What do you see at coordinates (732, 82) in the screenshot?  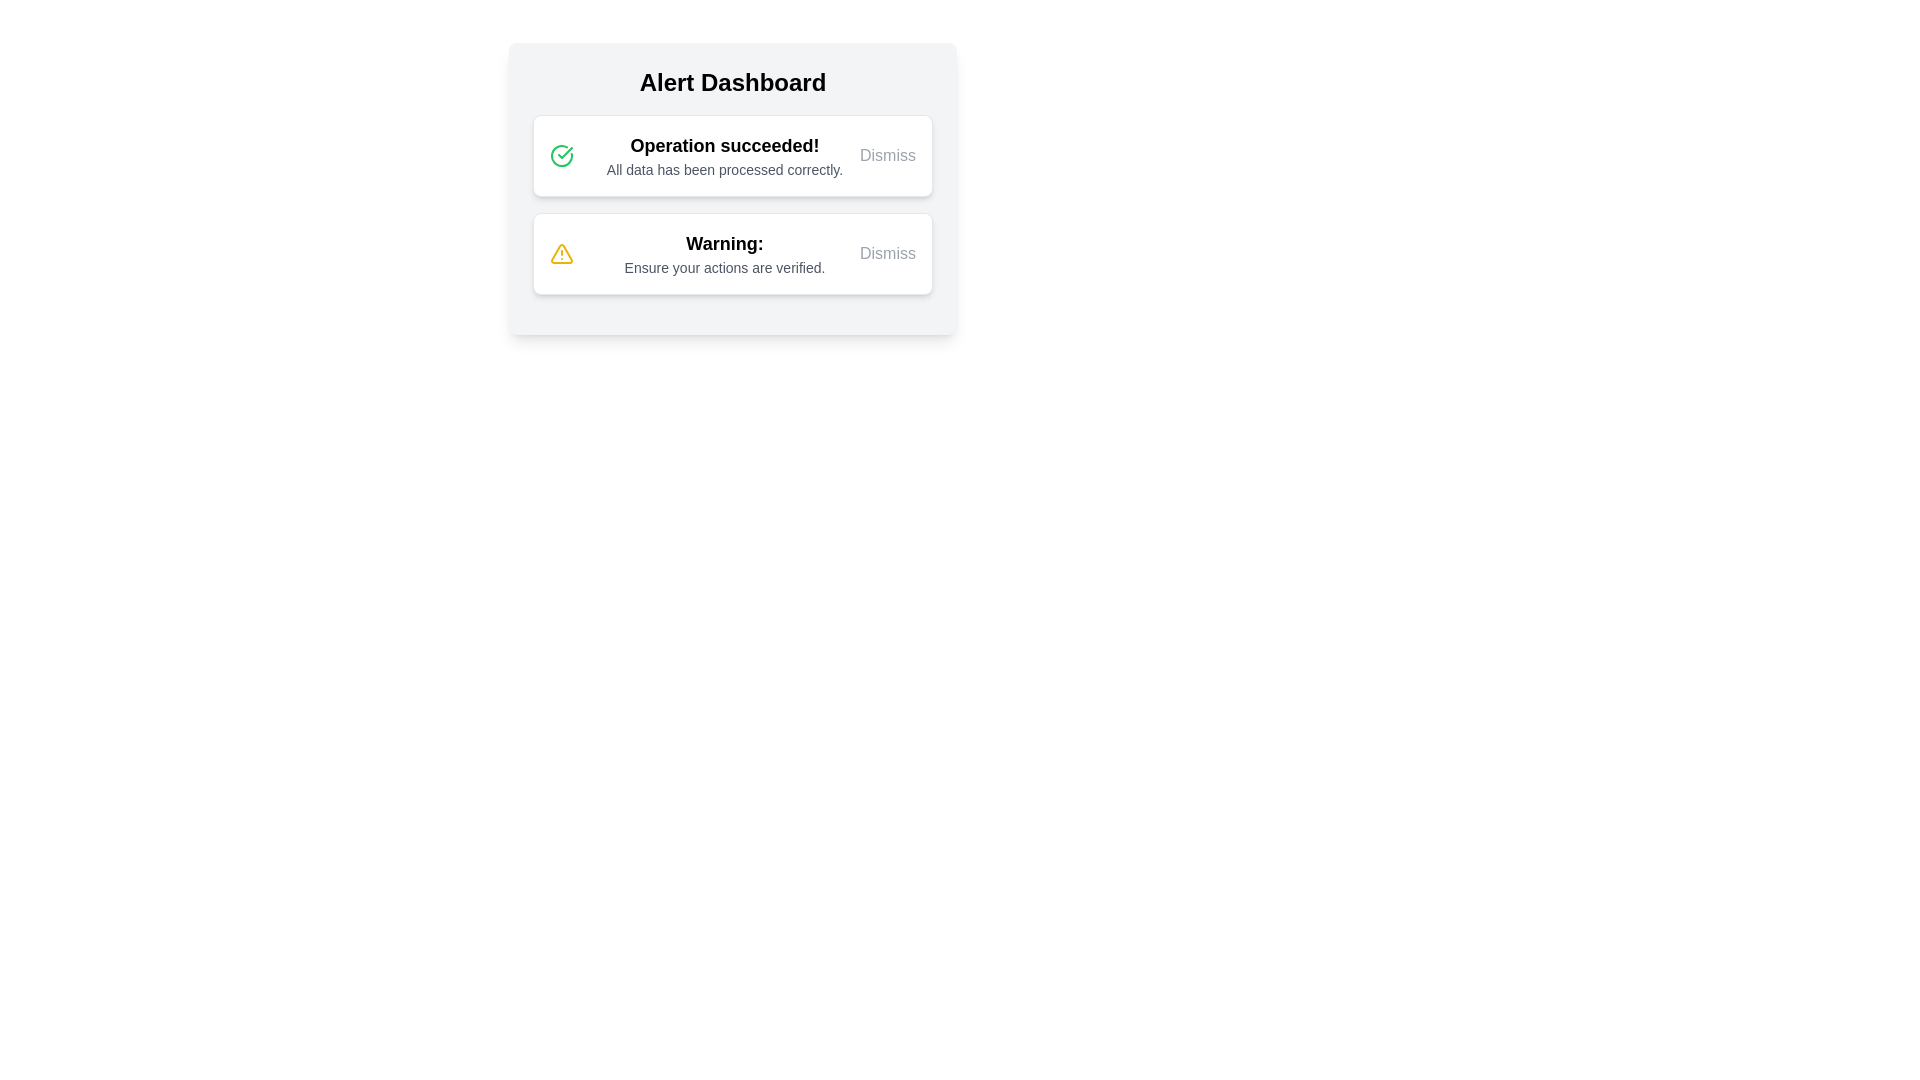 I see `the title of the dashboard to focus on it` at bounding box center [732, 82].